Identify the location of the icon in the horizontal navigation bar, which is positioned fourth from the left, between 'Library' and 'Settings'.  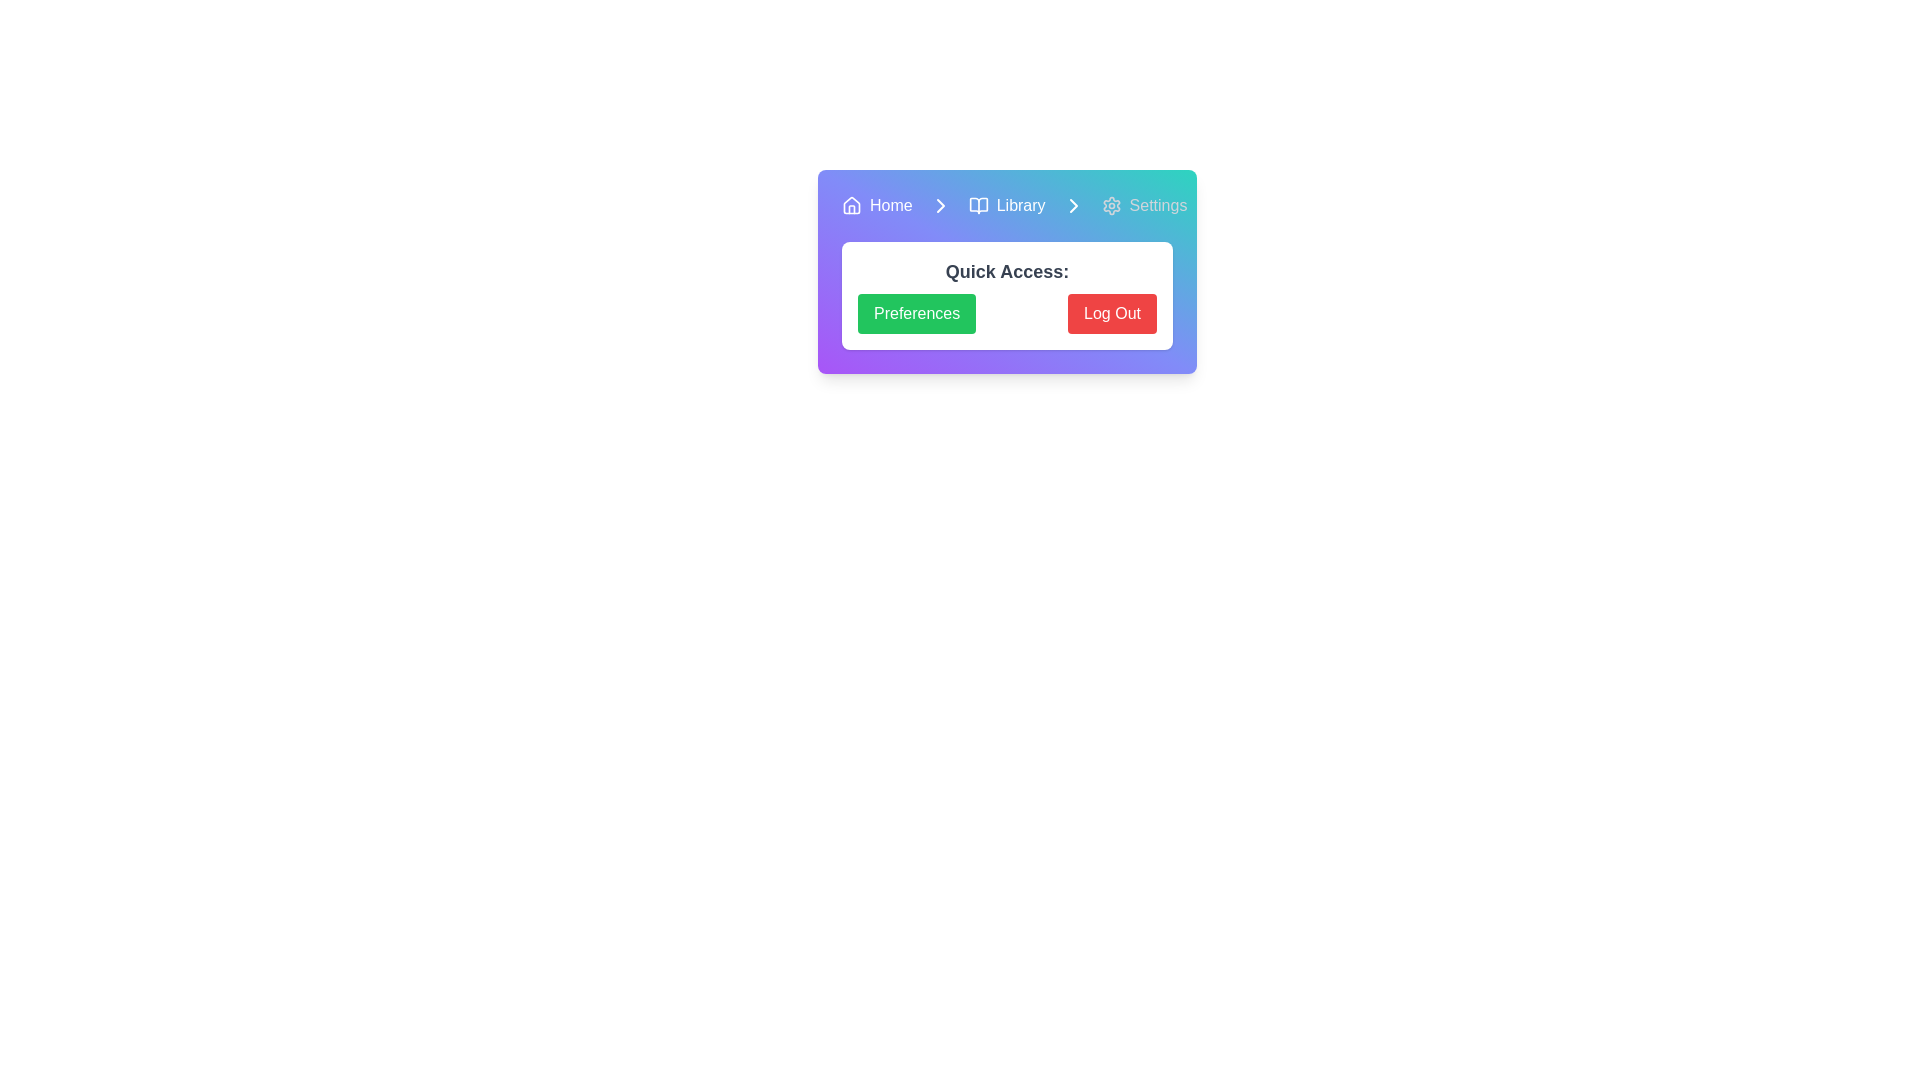
(1072, 205).